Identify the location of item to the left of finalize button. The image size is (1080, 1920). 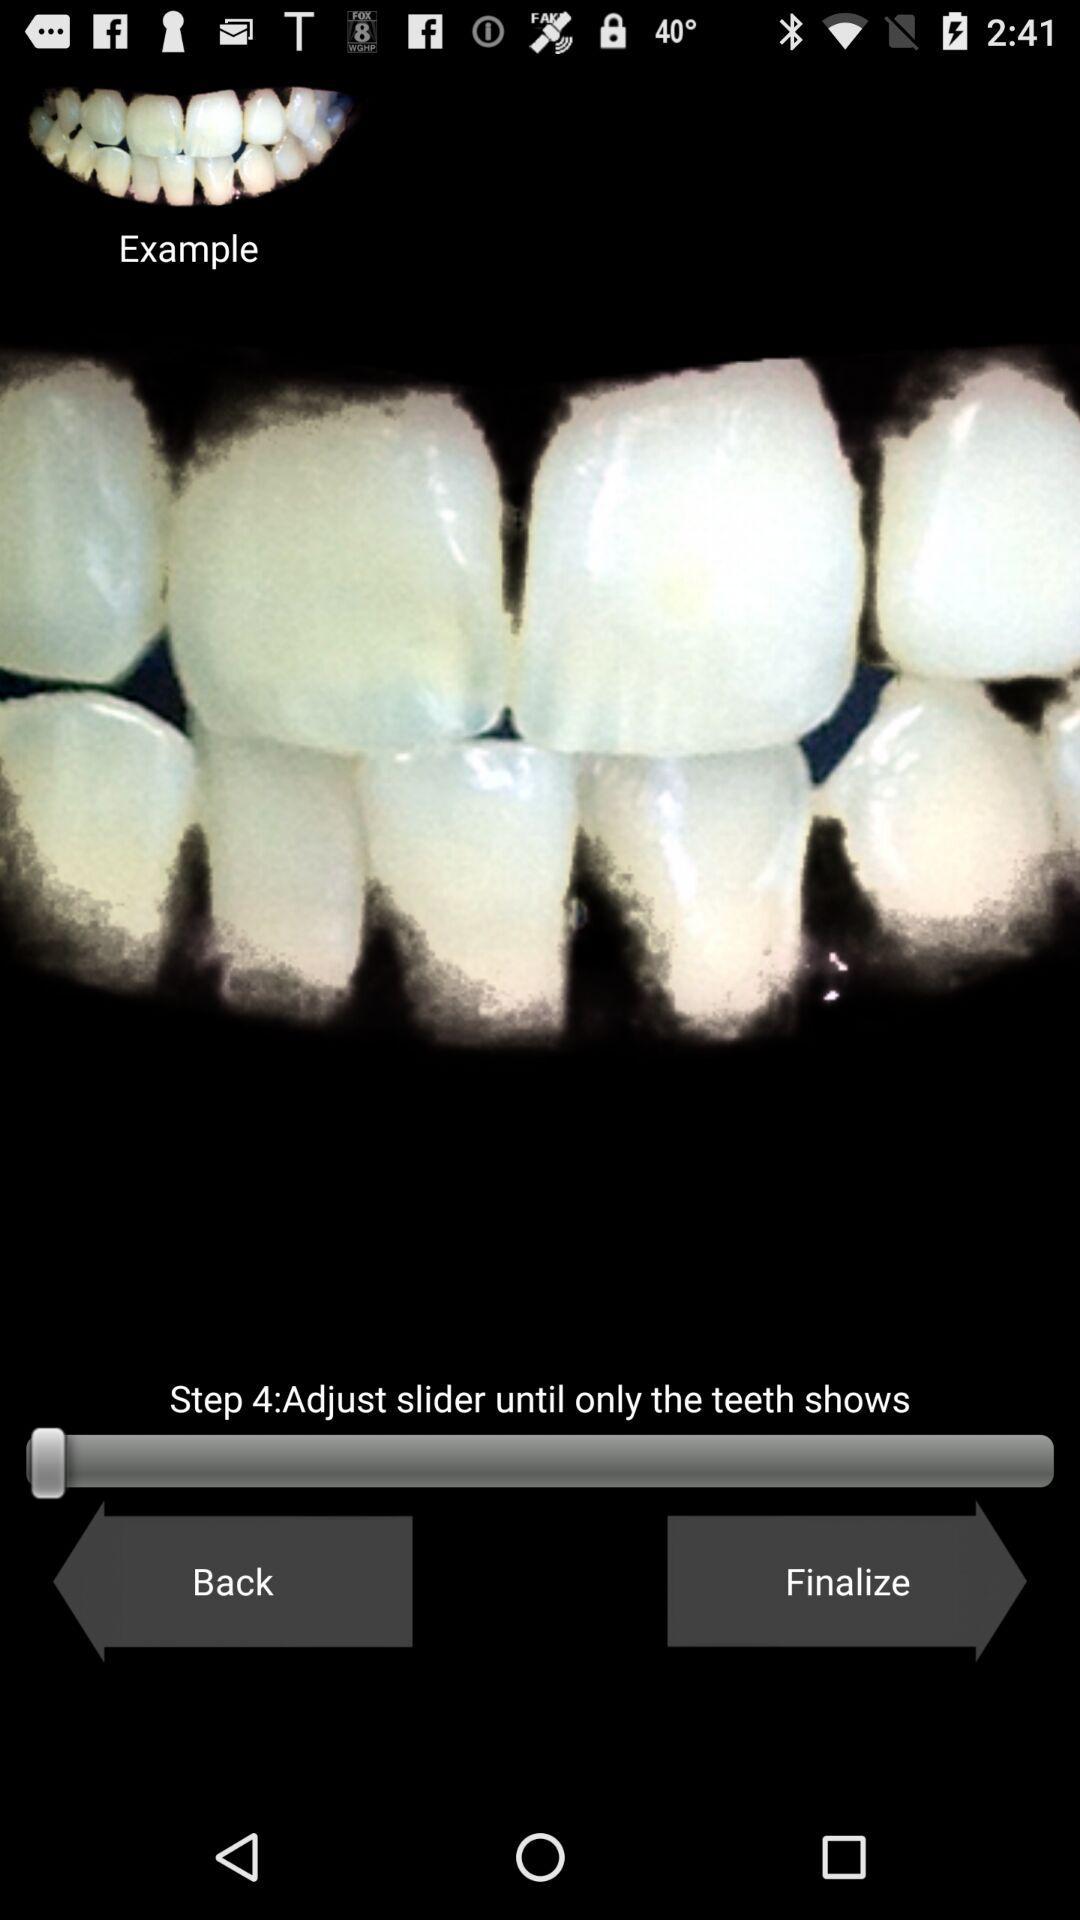
(231, 1580).